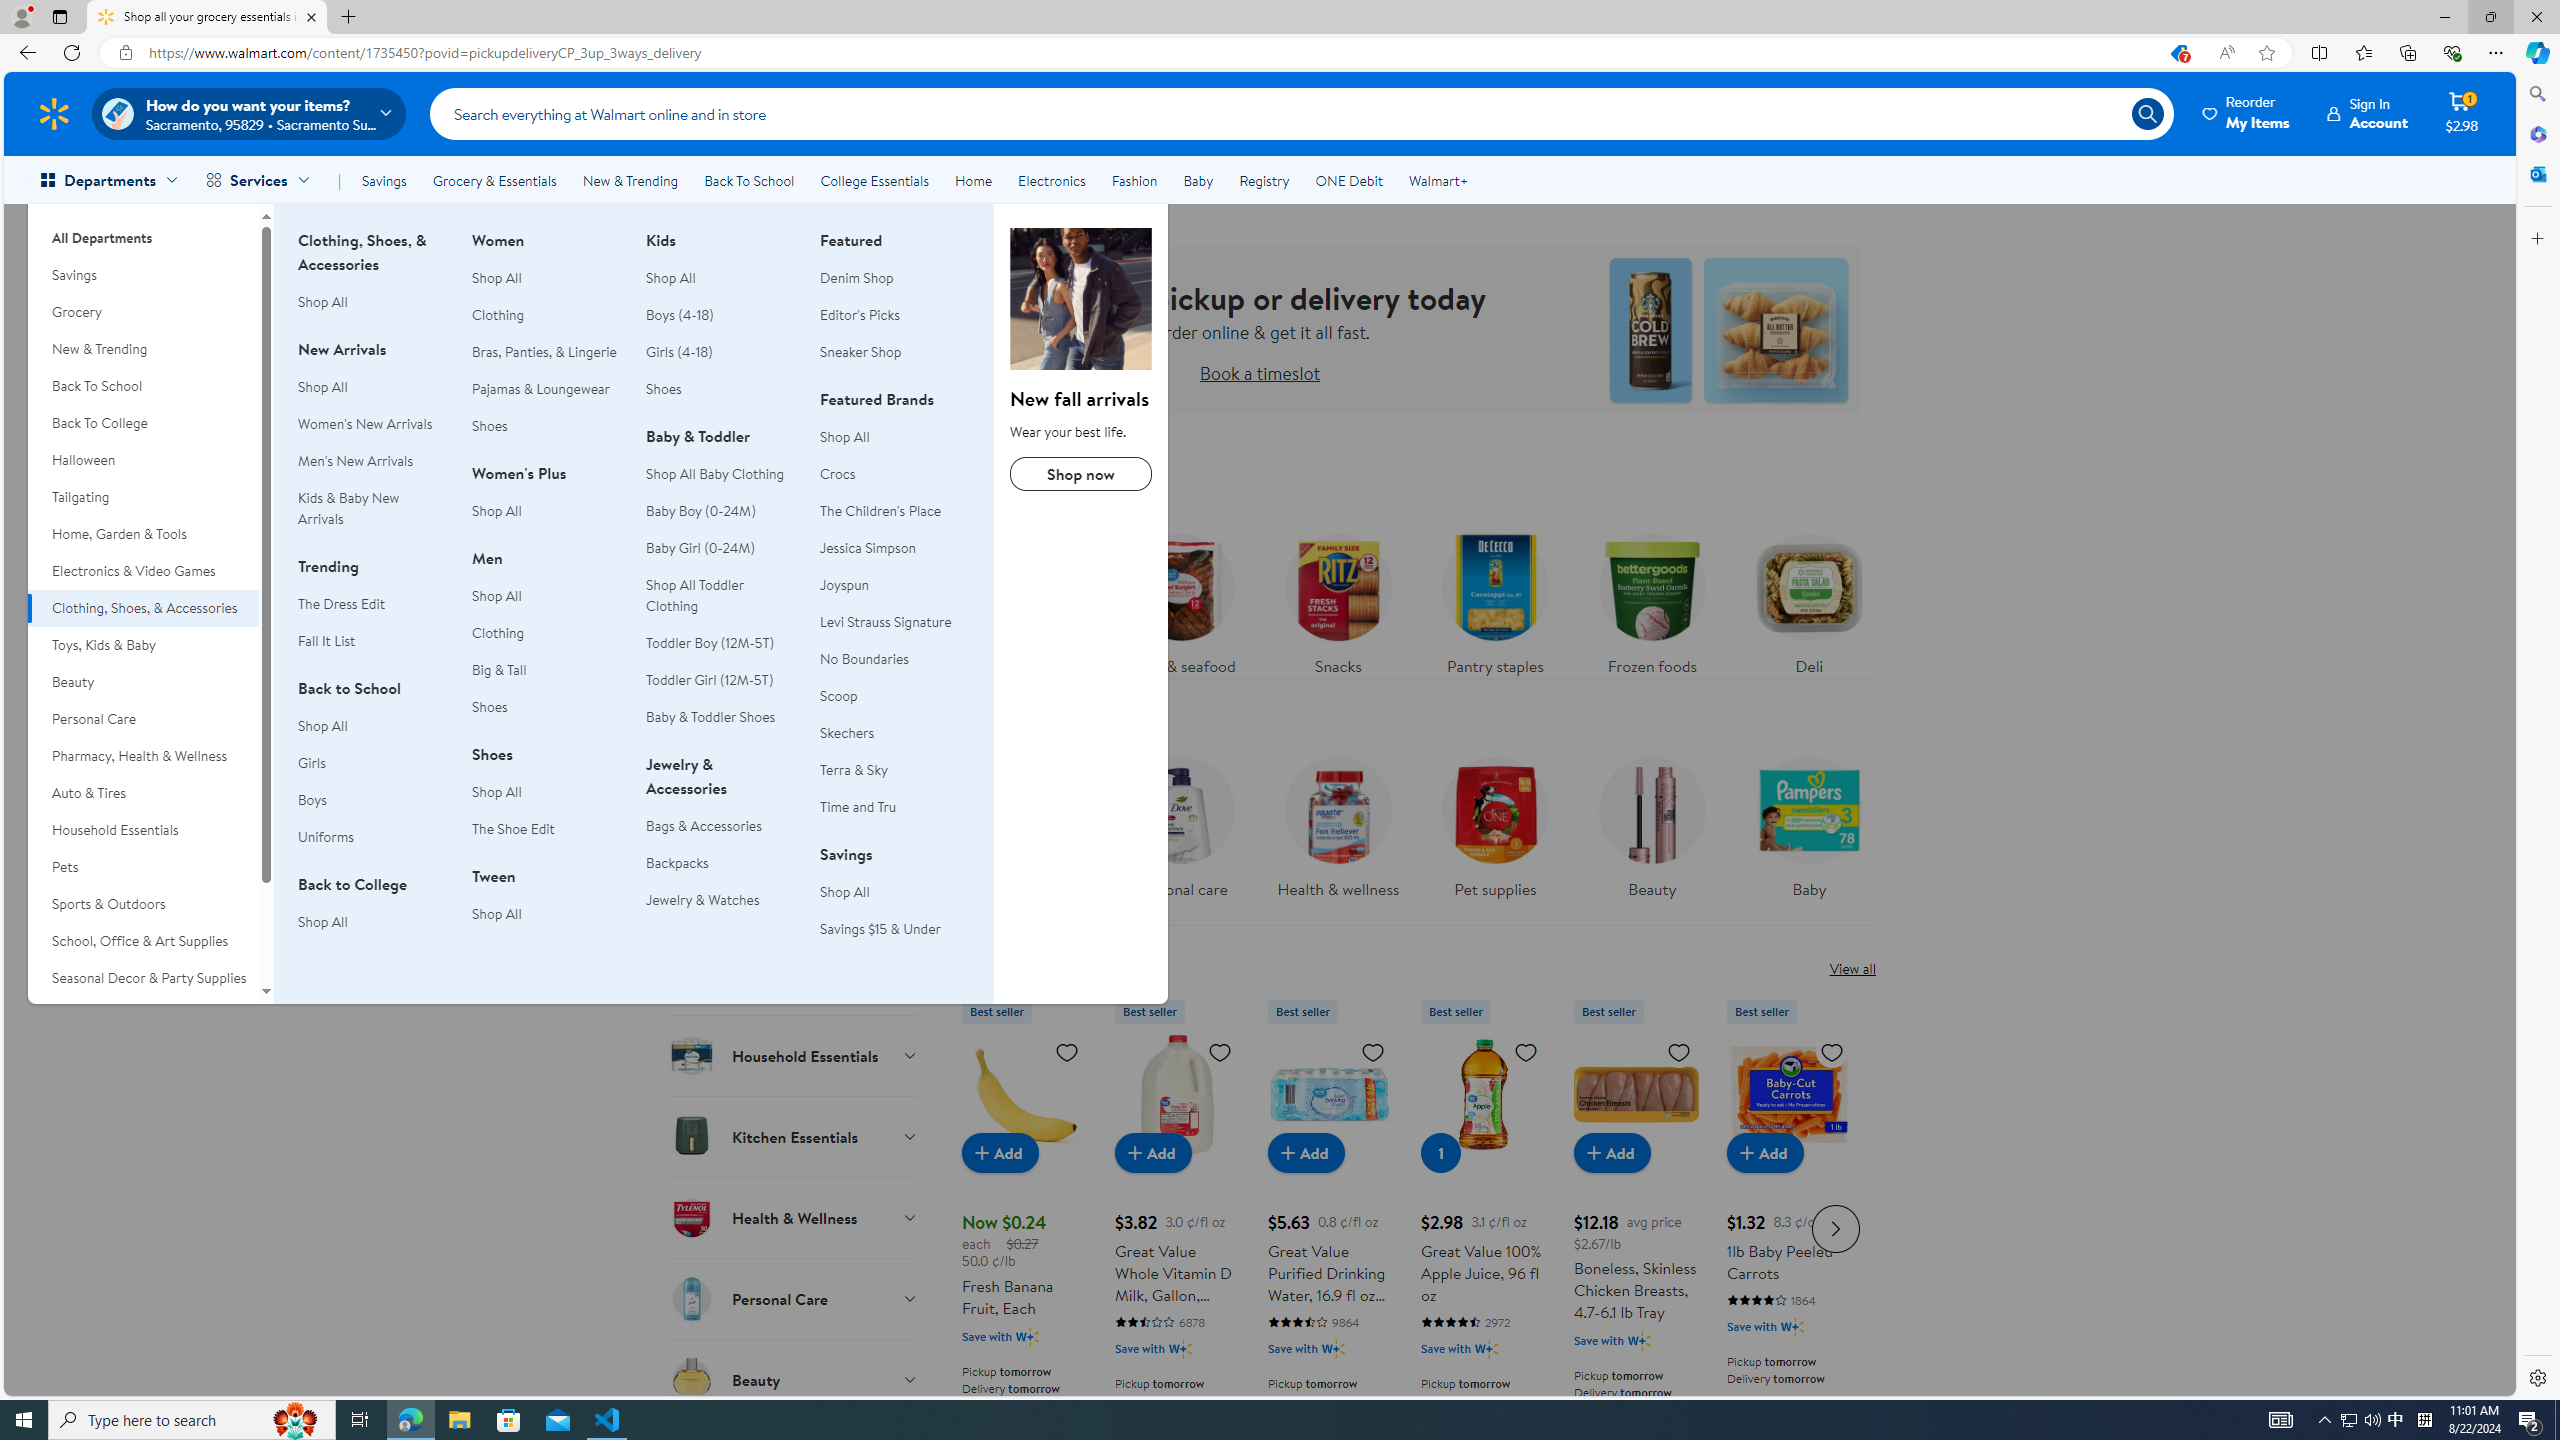 This screenshot has width=2560, height=1440. I want to click on 'Boneless, Skinless Chicken Breasts, 4.7-6.1 lb Tray', so click(1636, 1225).